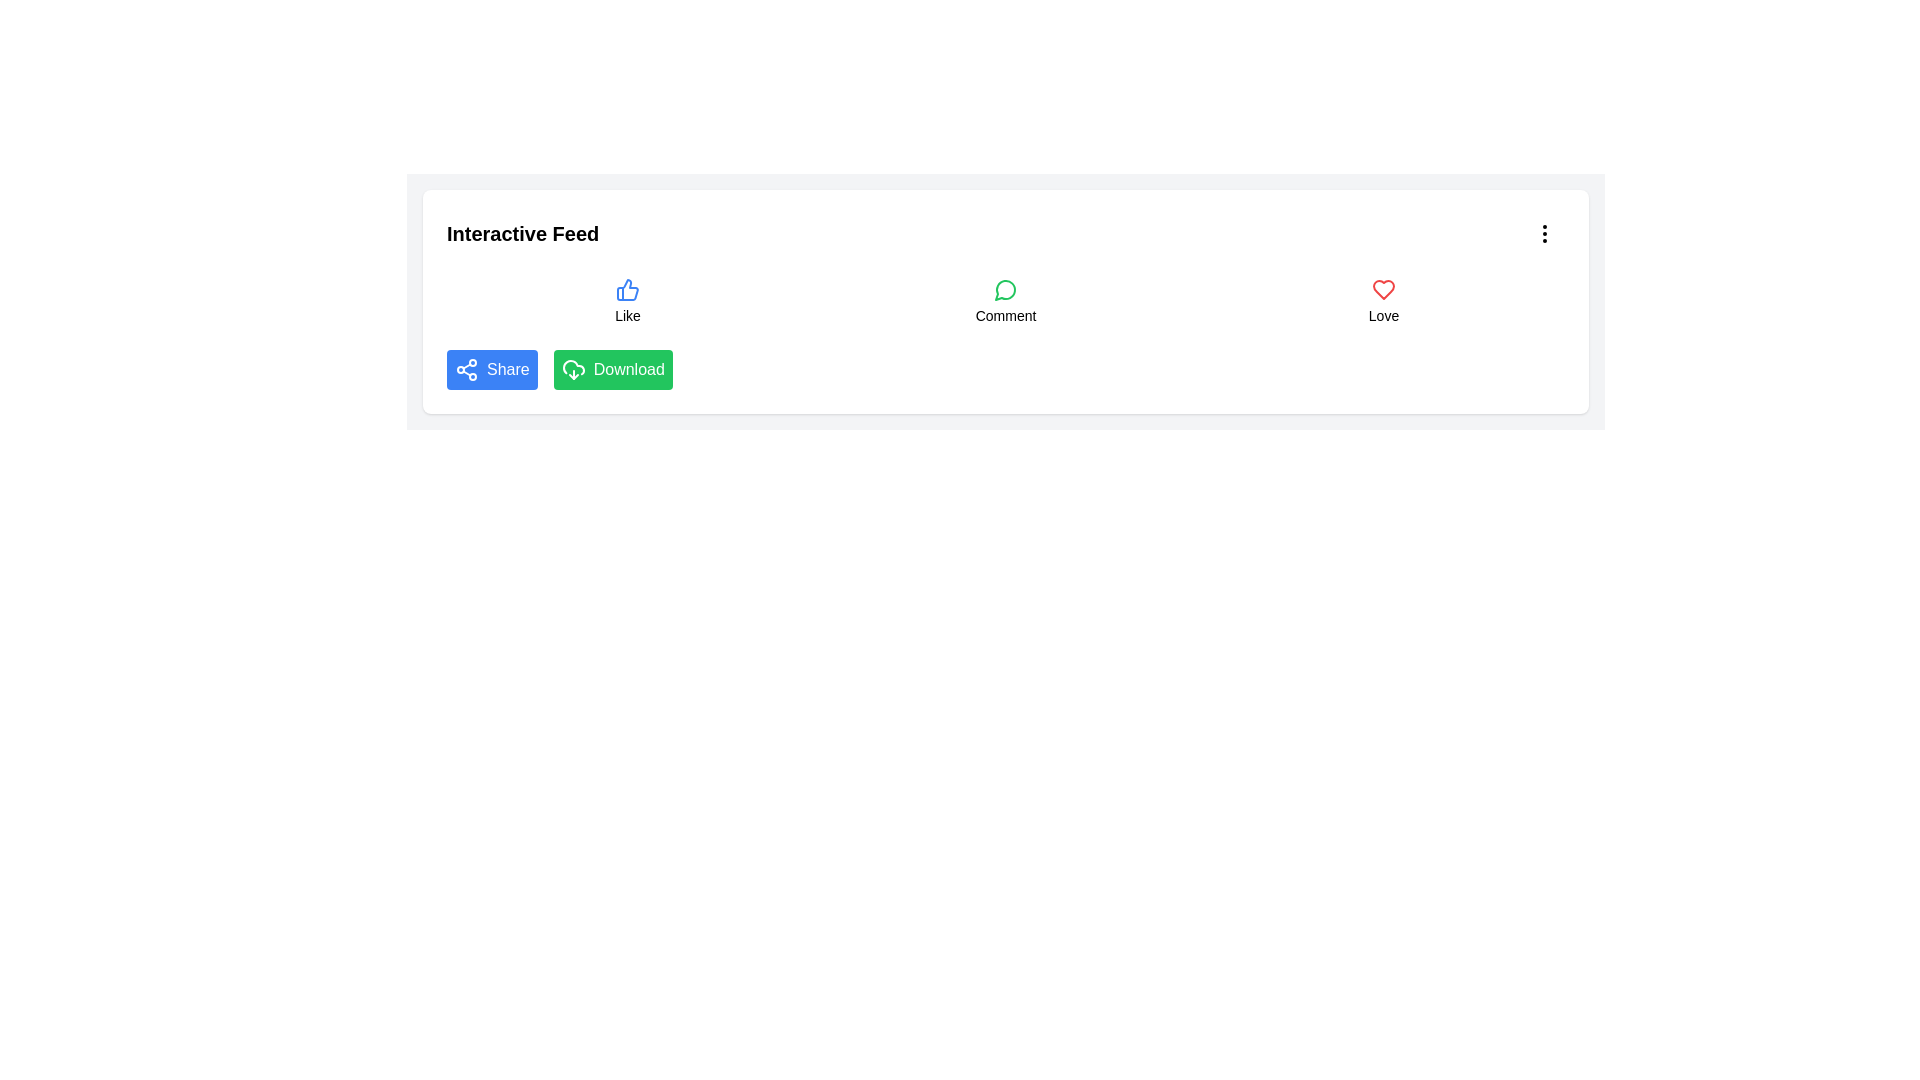  What do you see at coordinates (1006, 301) in the screenshot?
I see `the green speech bubble button labeled 'Comment'` at bounding box center [1006, 301].